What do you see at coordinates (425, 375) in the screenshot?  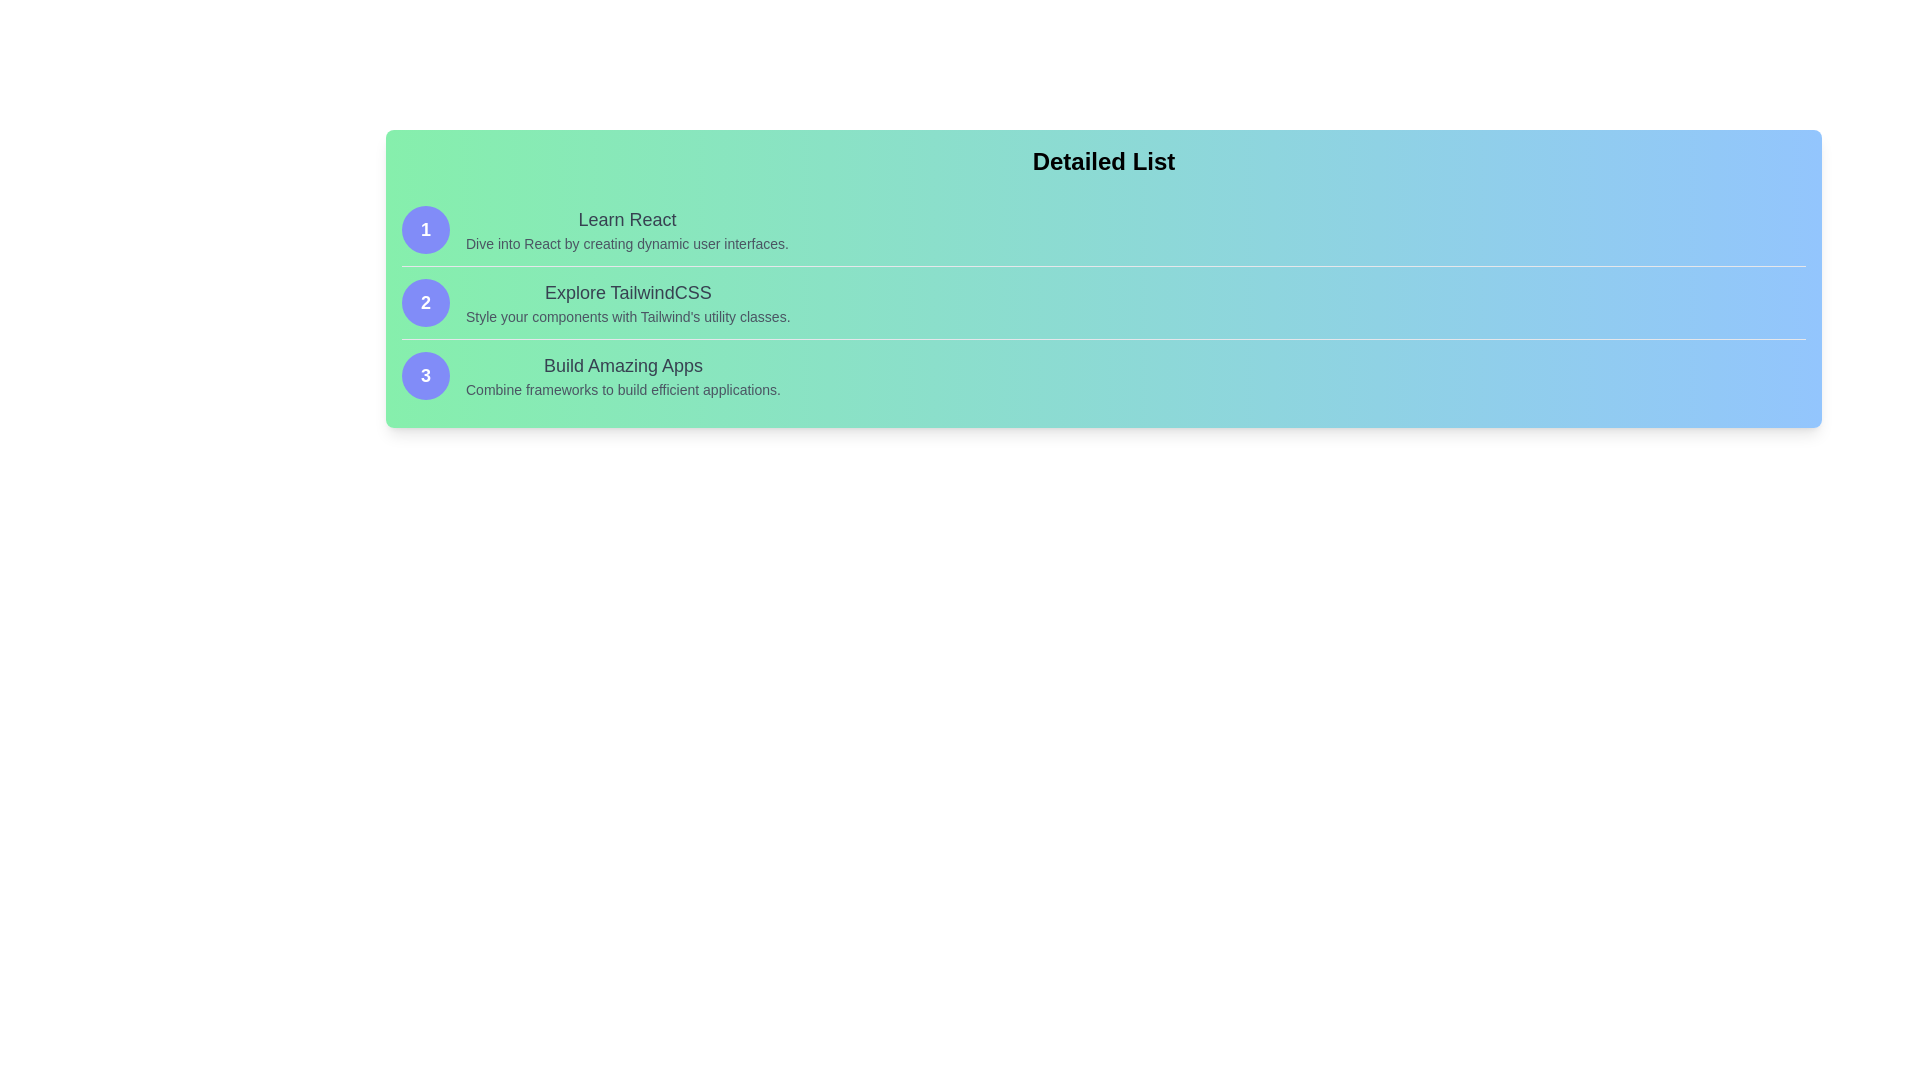 I see `the circular badge with a blue background and the number '3' in white, which is the third badge in a vertical list of badges located to the left of the text 'Build Amazing Apps'` at bounding box center [425, 375].